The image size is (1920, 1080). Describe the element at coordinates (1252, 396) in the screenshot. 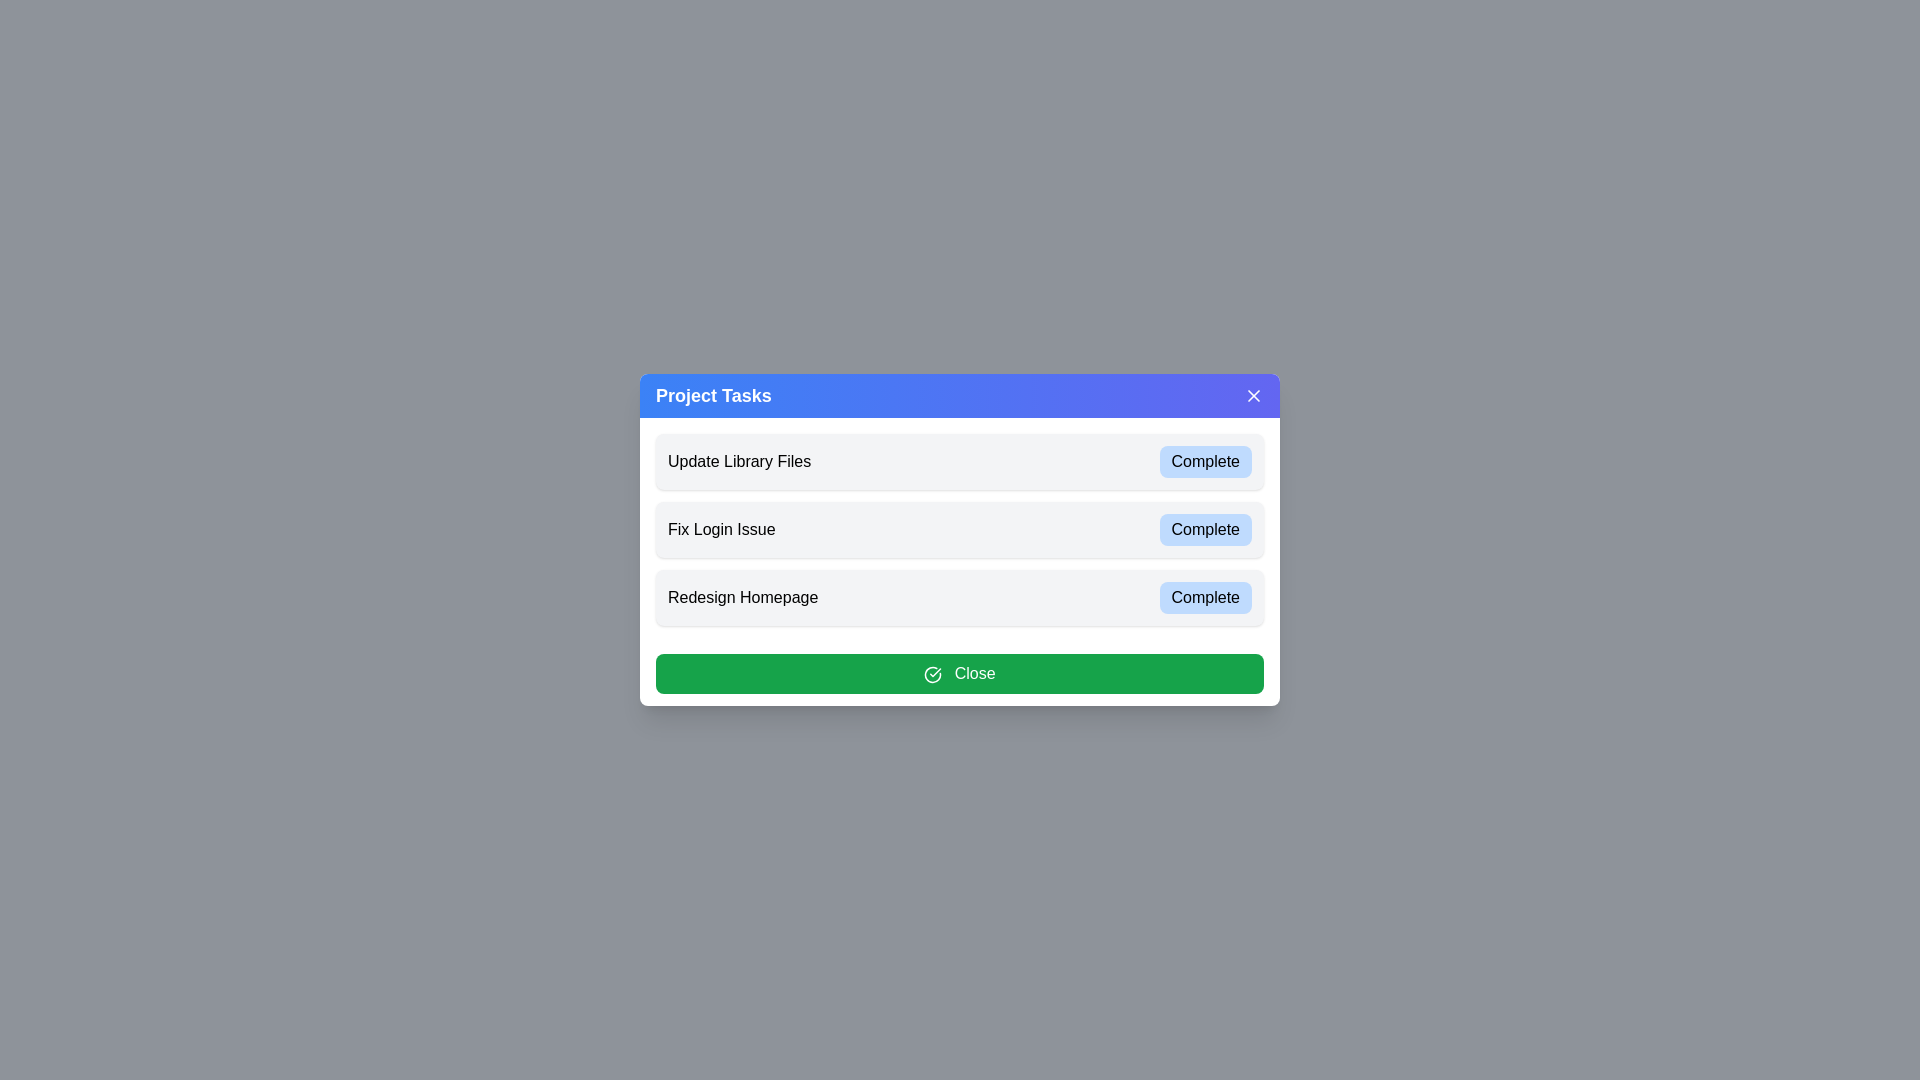

I see `the close button depicted as an 'X' icon located in the top-right corner of the modal's header` at that location.